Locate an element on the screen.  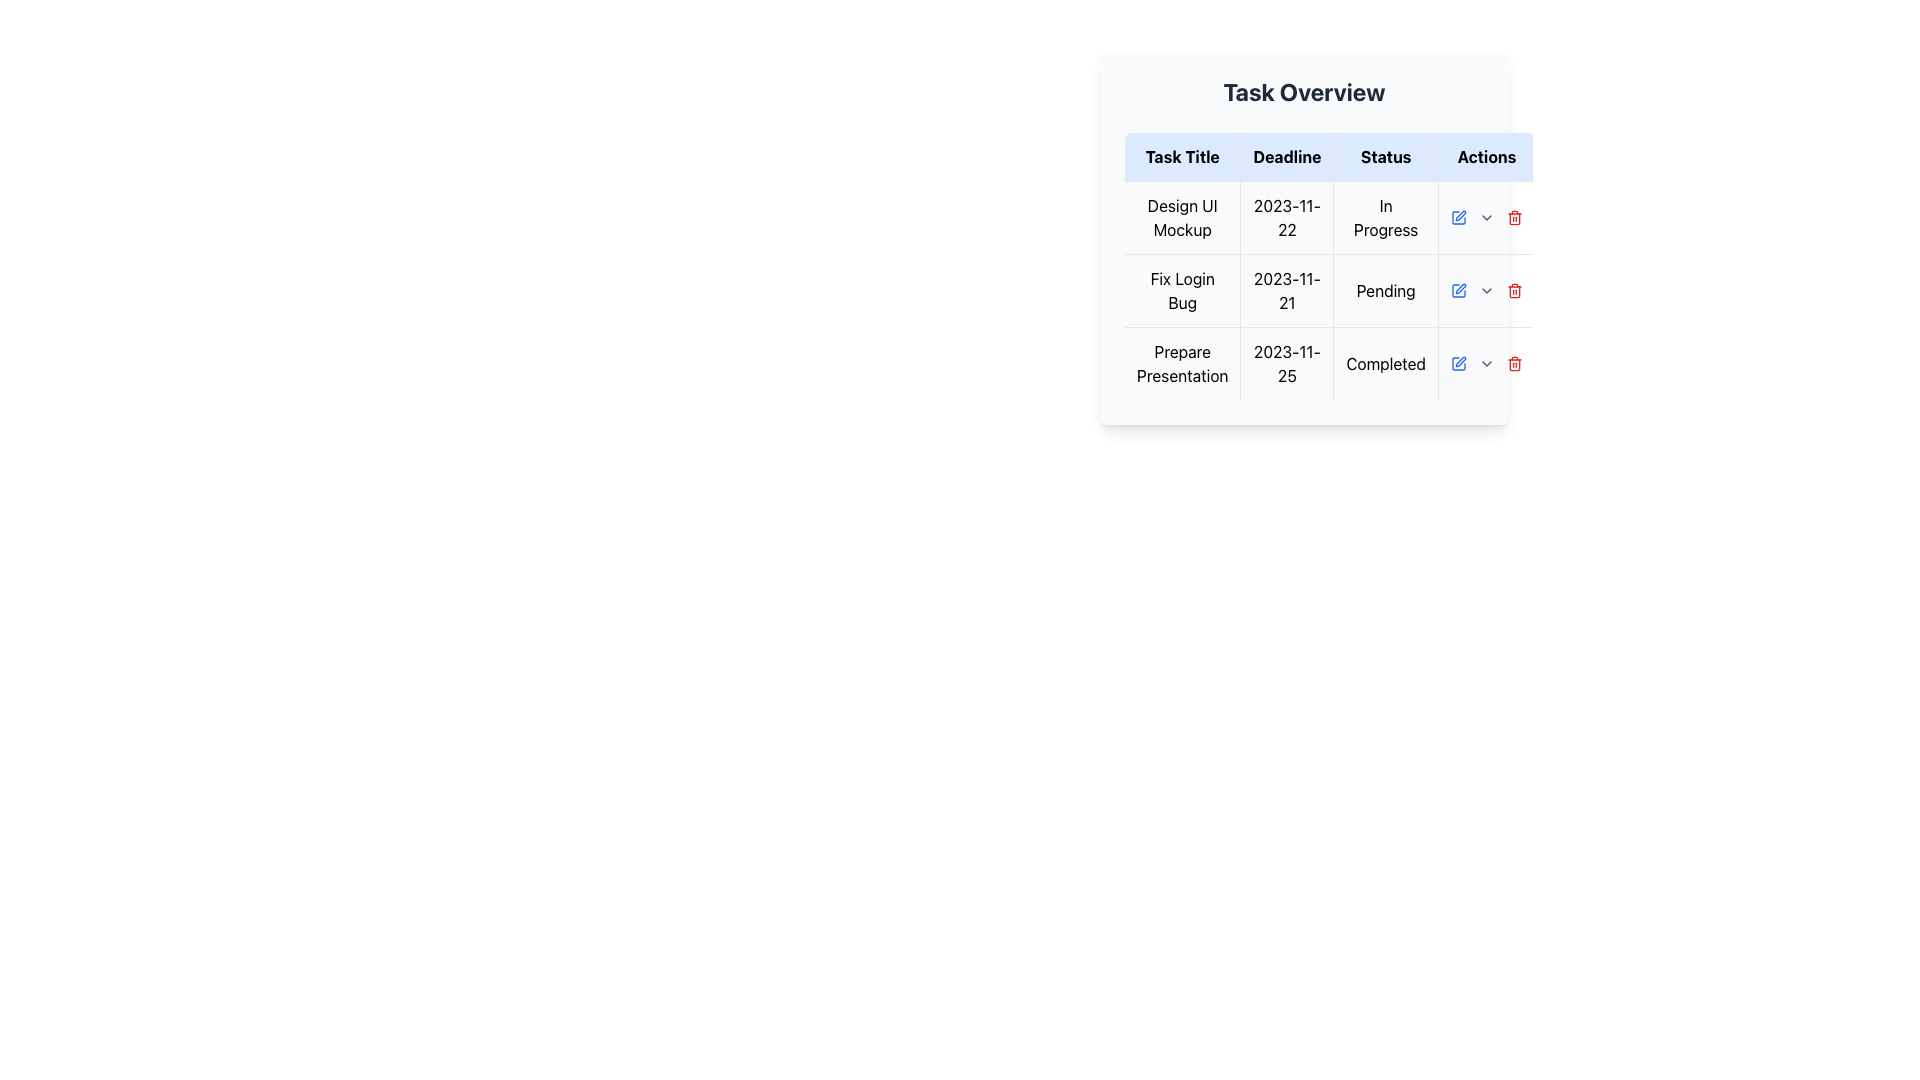
the editing icon in the 'Actions' column of the second row, associated with the task titled 'Fix Login Bug' is located at coordinates (1459, 218).